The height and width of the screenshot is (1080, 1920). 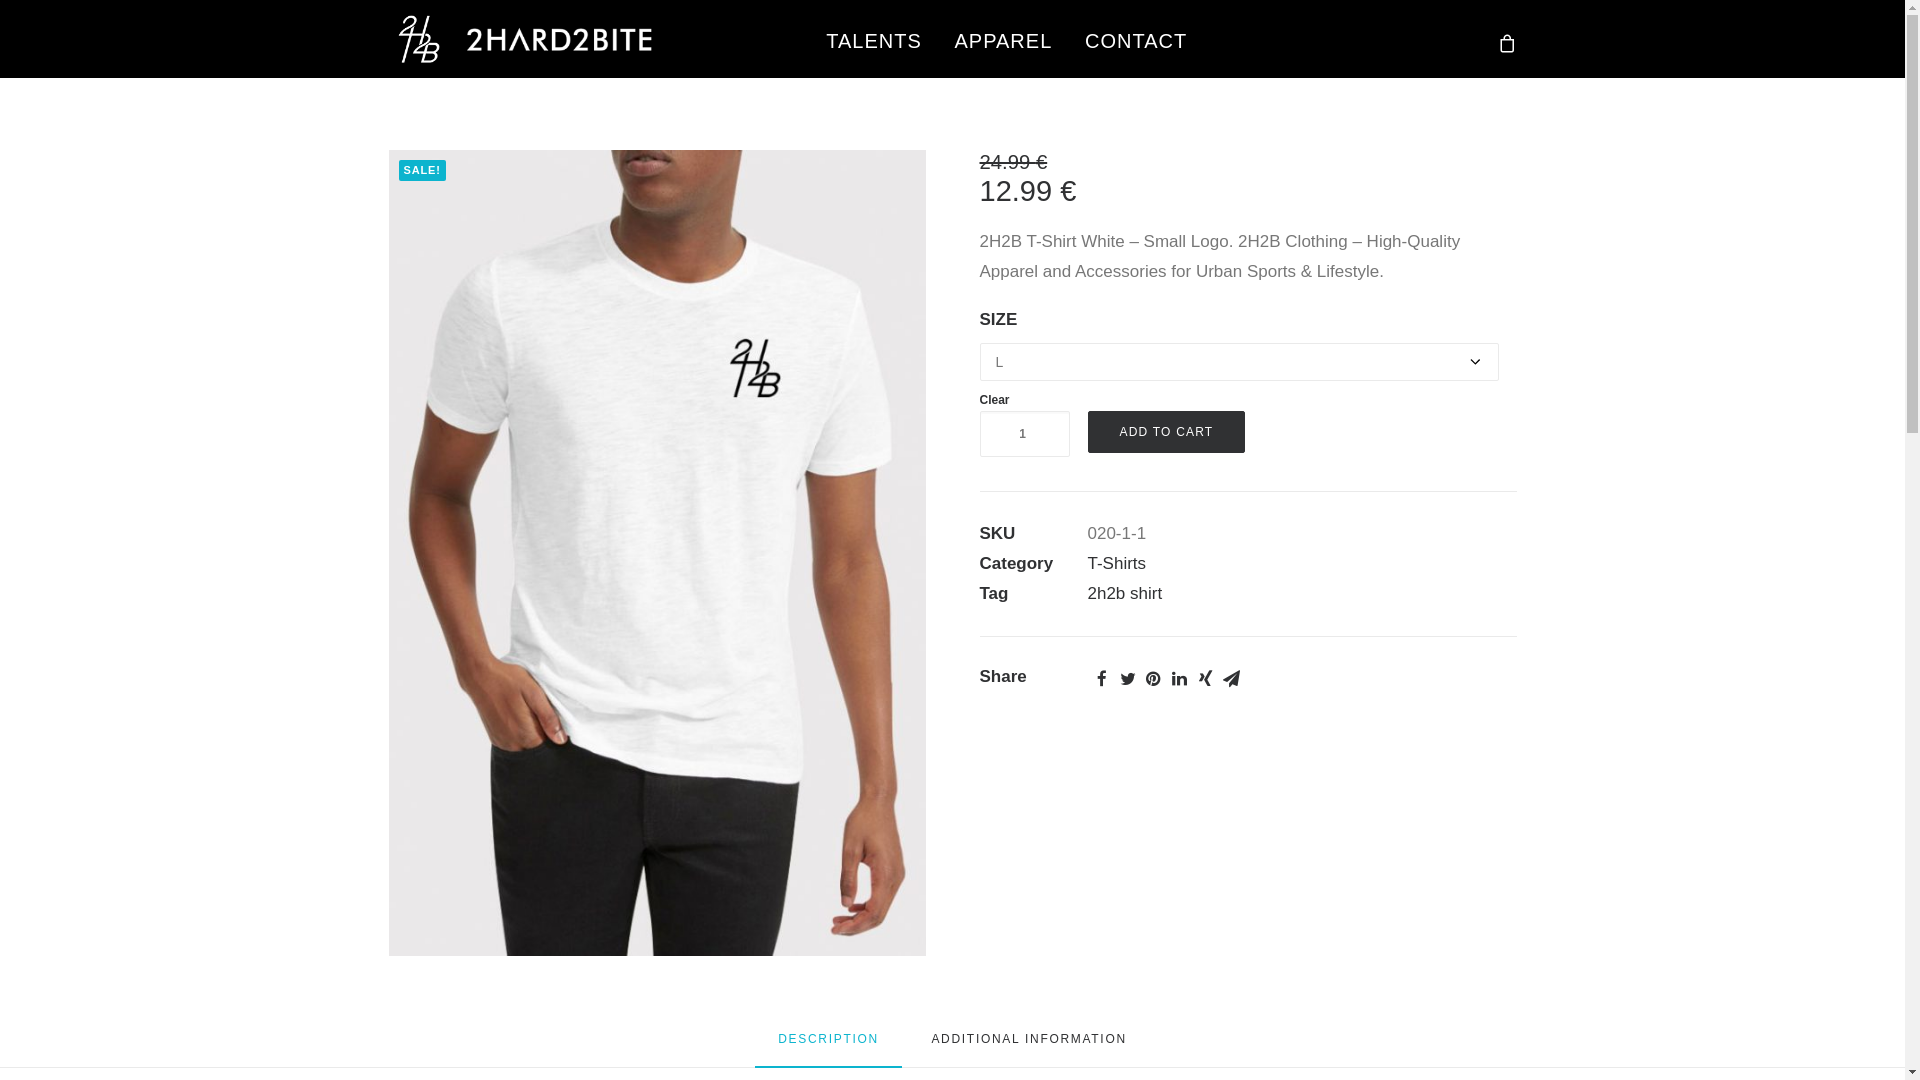 I want to click on 'Clear', so click(x=994, y=400).